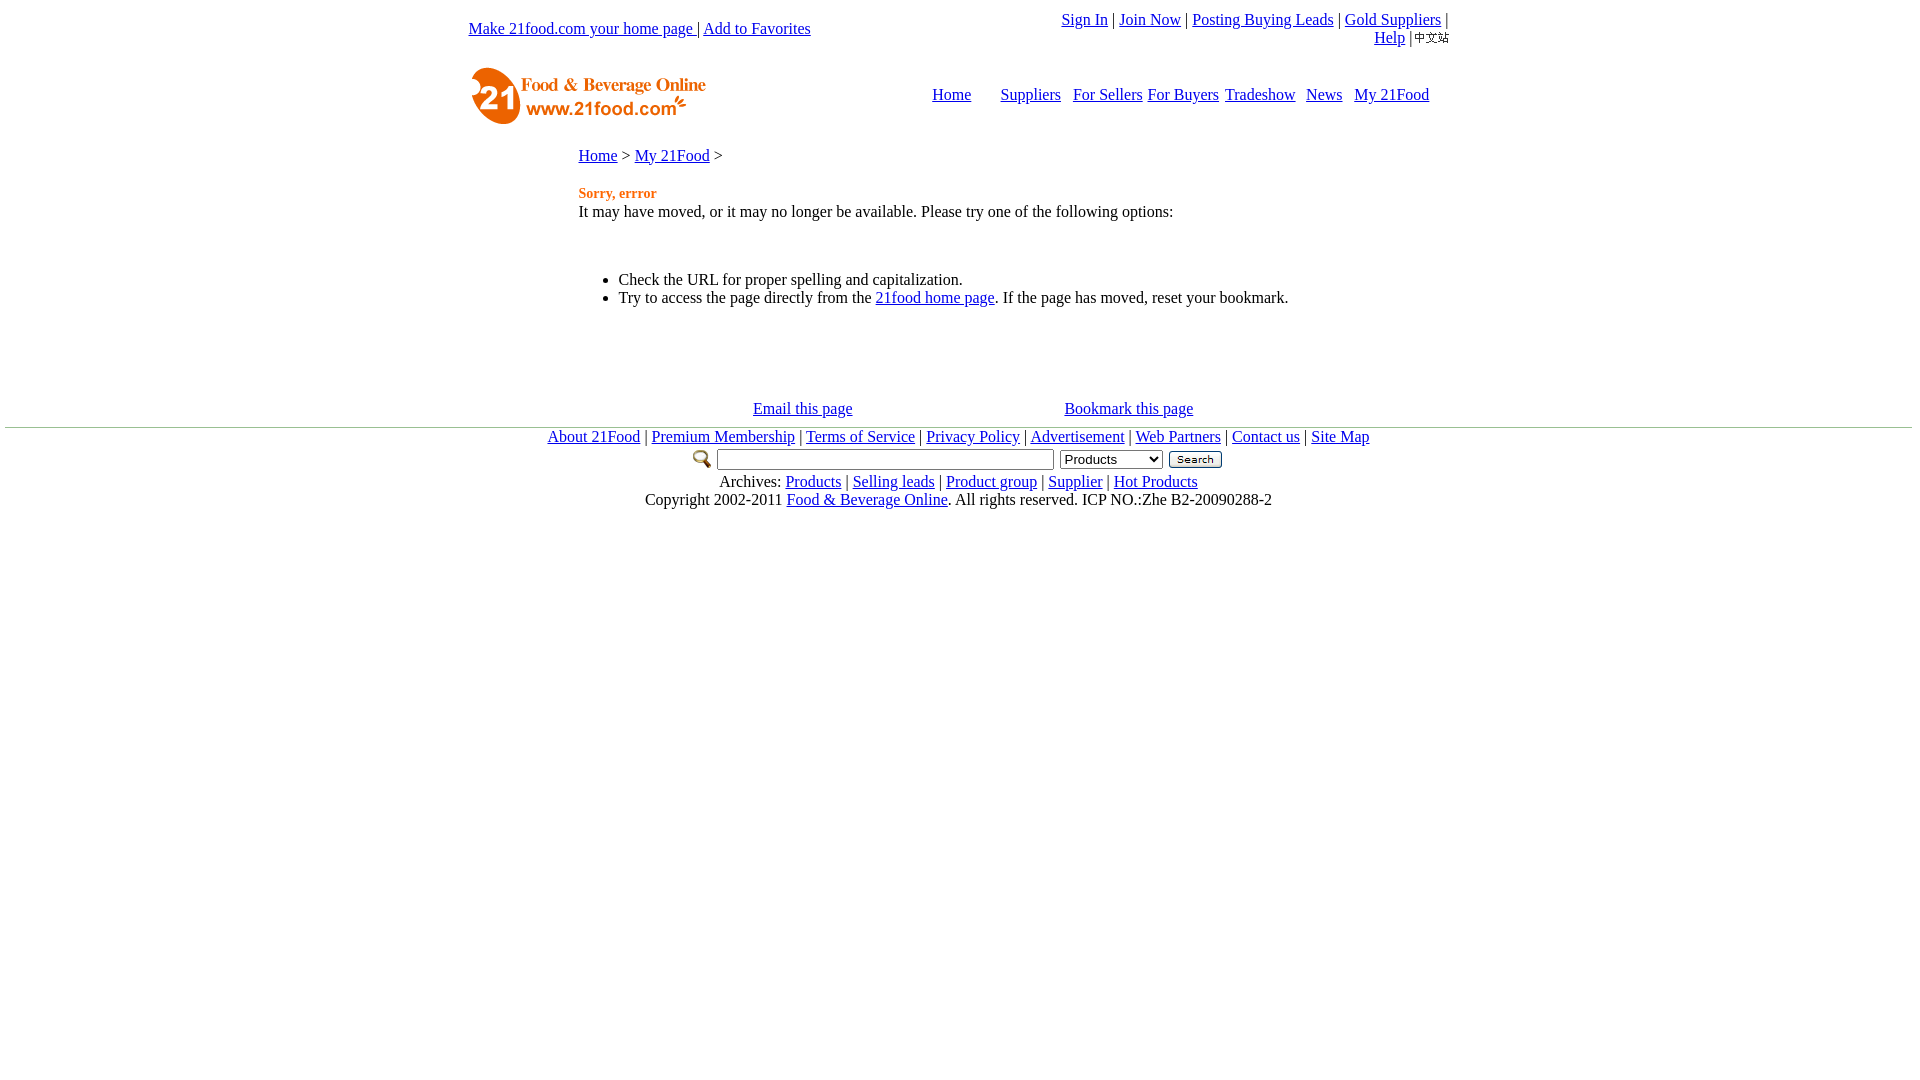 The width and height of the screenshot is (1920, 1080). Describe the element at coordinates (1261, 19) in the screenshot. I see `'Posting Buying Leads'` at that location.